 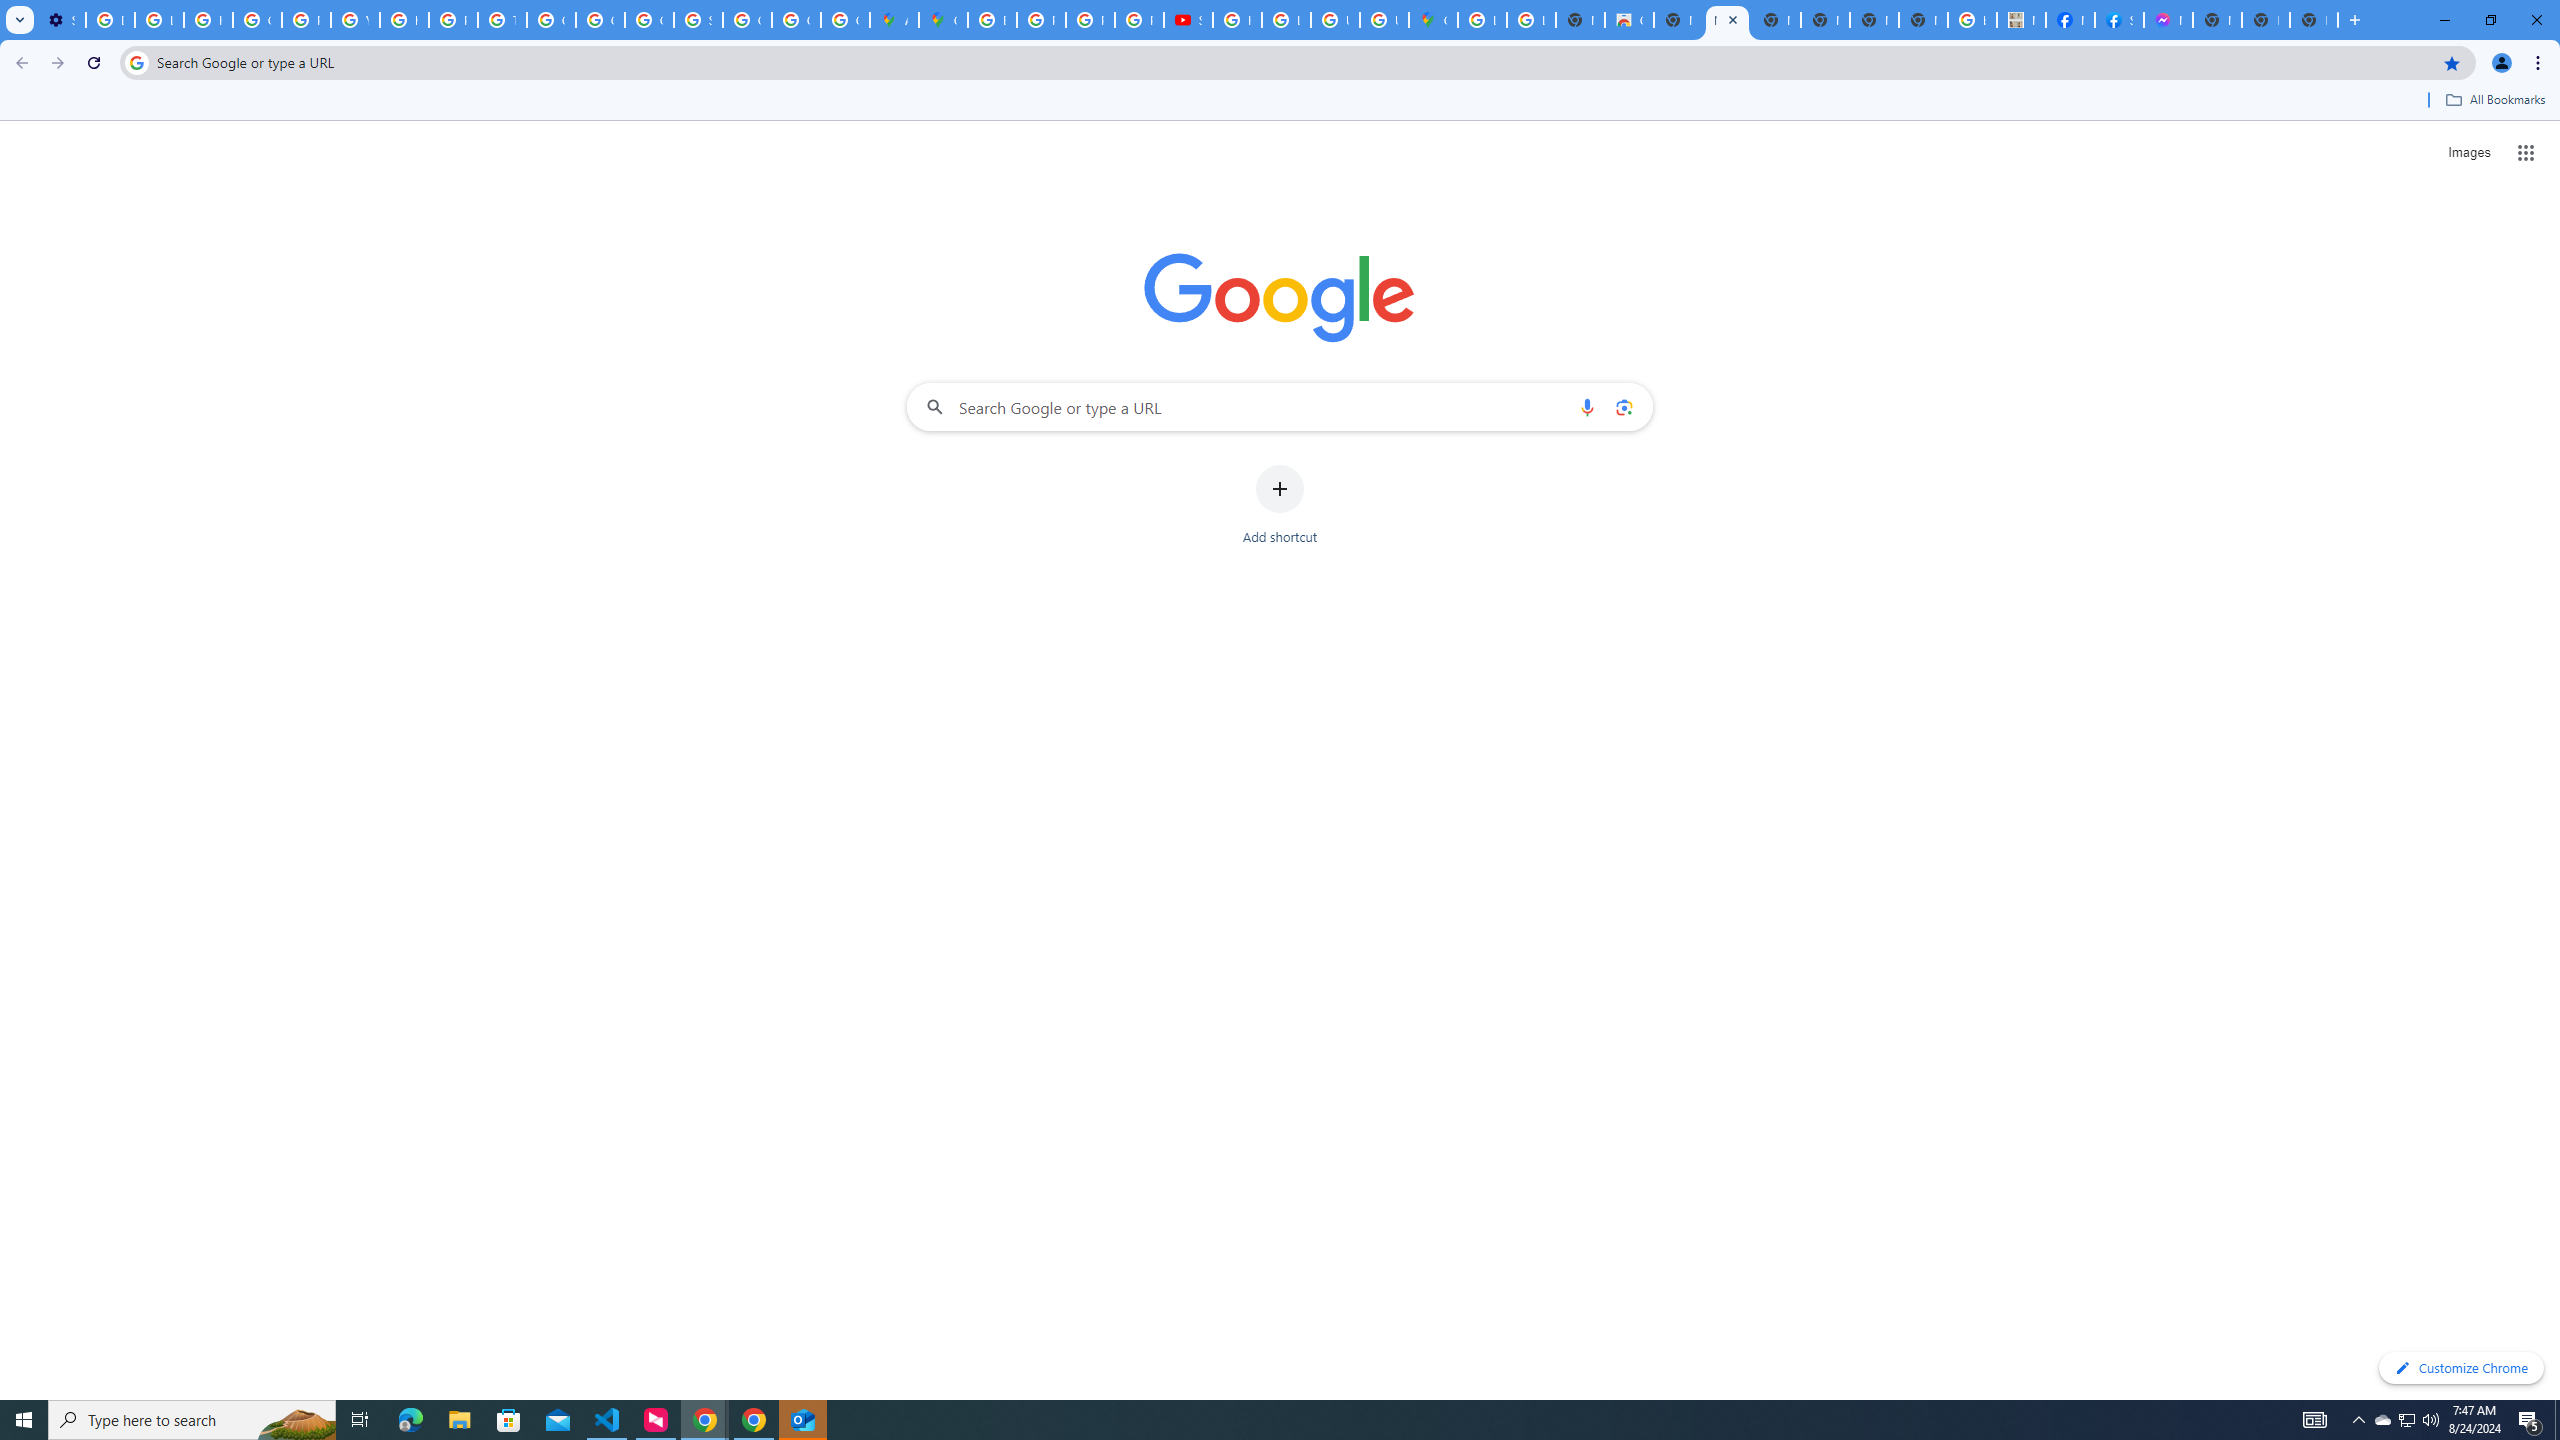 I want to click on 'Learn how to find your photos - Google Photos Help', so click(x=158, y=19).